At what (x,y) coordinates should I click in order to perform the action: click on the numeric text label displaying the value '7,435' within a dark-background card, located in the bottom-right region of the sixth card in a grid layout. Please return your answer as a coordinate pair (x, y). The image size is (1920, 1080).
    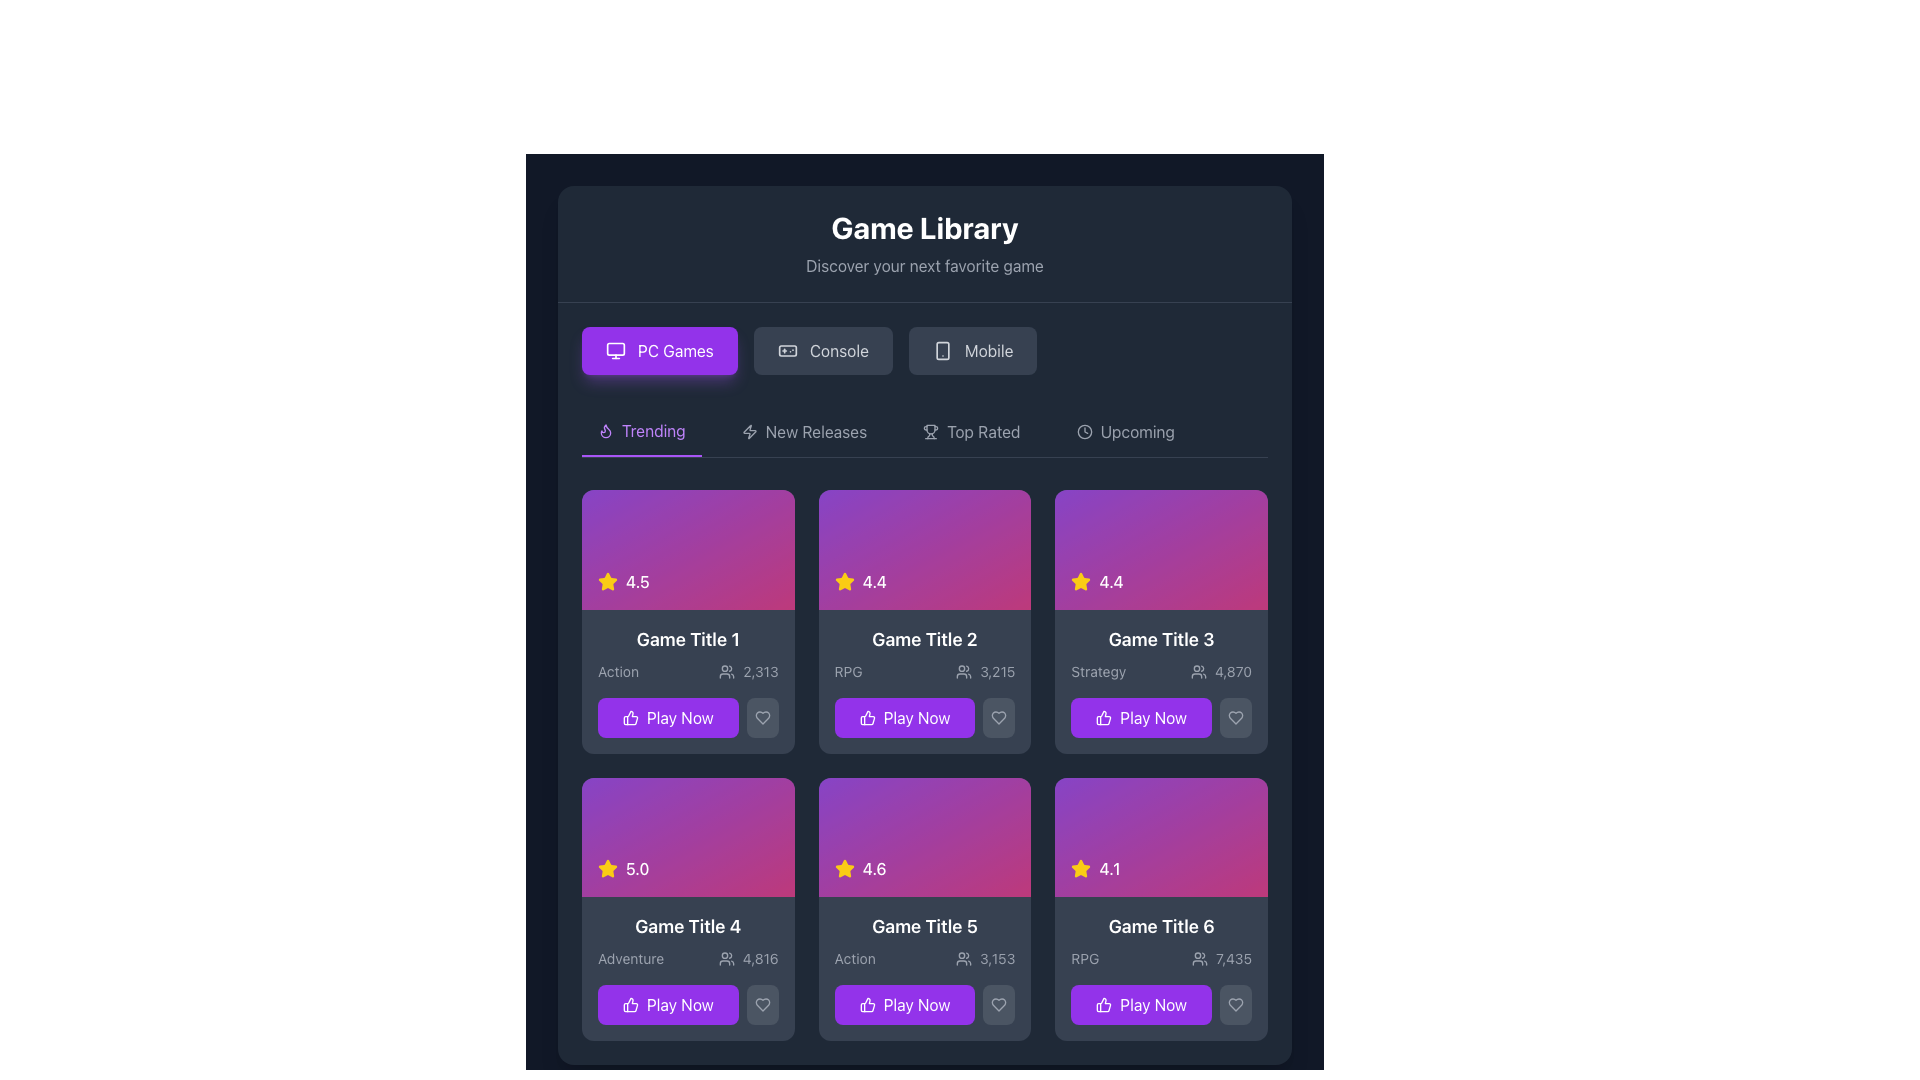
    Looking at the image, I should click on (1232, 958).